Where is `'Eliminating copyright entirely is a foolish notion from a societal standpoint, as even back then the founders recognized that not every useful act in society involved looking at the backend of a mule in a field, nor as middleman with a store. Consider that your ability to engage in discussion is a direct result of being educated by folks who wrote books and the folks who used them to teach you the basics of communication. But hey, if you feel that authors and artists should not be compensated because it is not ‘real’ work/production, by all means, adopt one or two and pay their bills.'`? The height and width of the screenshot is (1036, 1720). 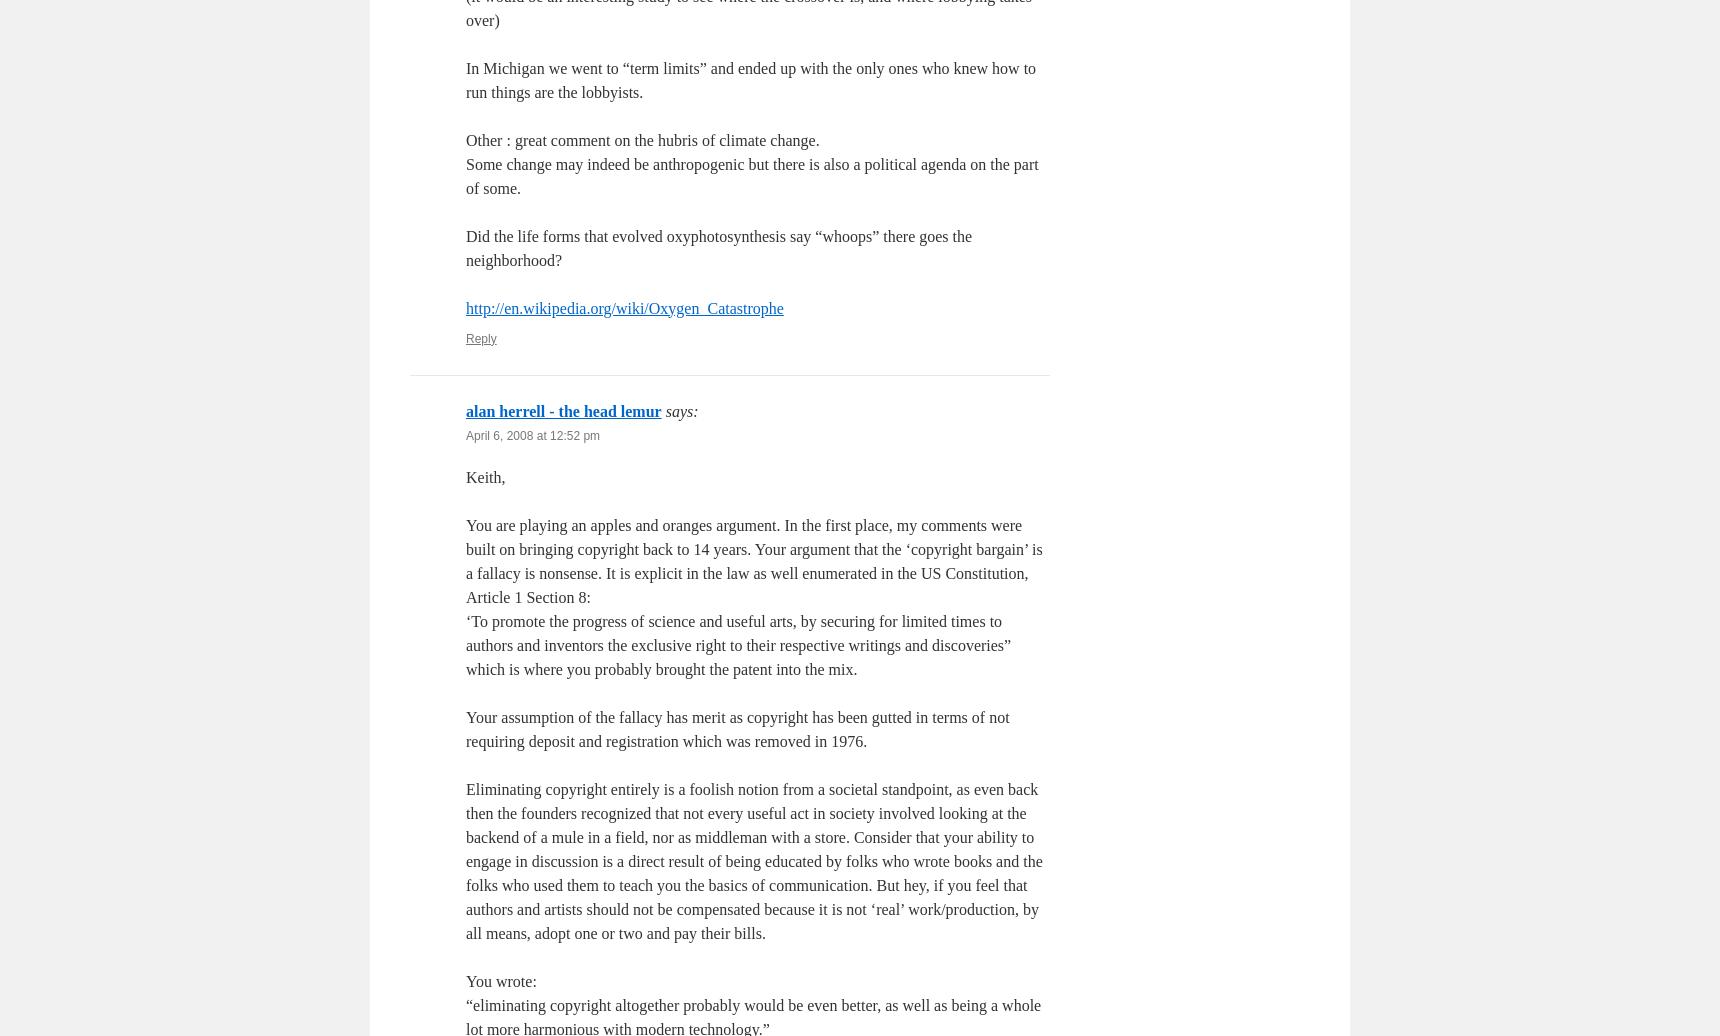
'Eliminating copyright entirely is a foolish notion from a societal standpoint, as even back then the founders recognized that not every useful act in society involved looking at the backend of a mule in a field, nor as middleman with a store. Consider that your ability to engage in discussion is a direct result of being educated by folks who wrote books and the folks who used them to teach you the basics of communication. But hey, if you feel that authors and artists should not be compensated because it is not ‘real’ work/production, by all means, adopt one or two and pay their bills.' is located at coordinates (464, 860).